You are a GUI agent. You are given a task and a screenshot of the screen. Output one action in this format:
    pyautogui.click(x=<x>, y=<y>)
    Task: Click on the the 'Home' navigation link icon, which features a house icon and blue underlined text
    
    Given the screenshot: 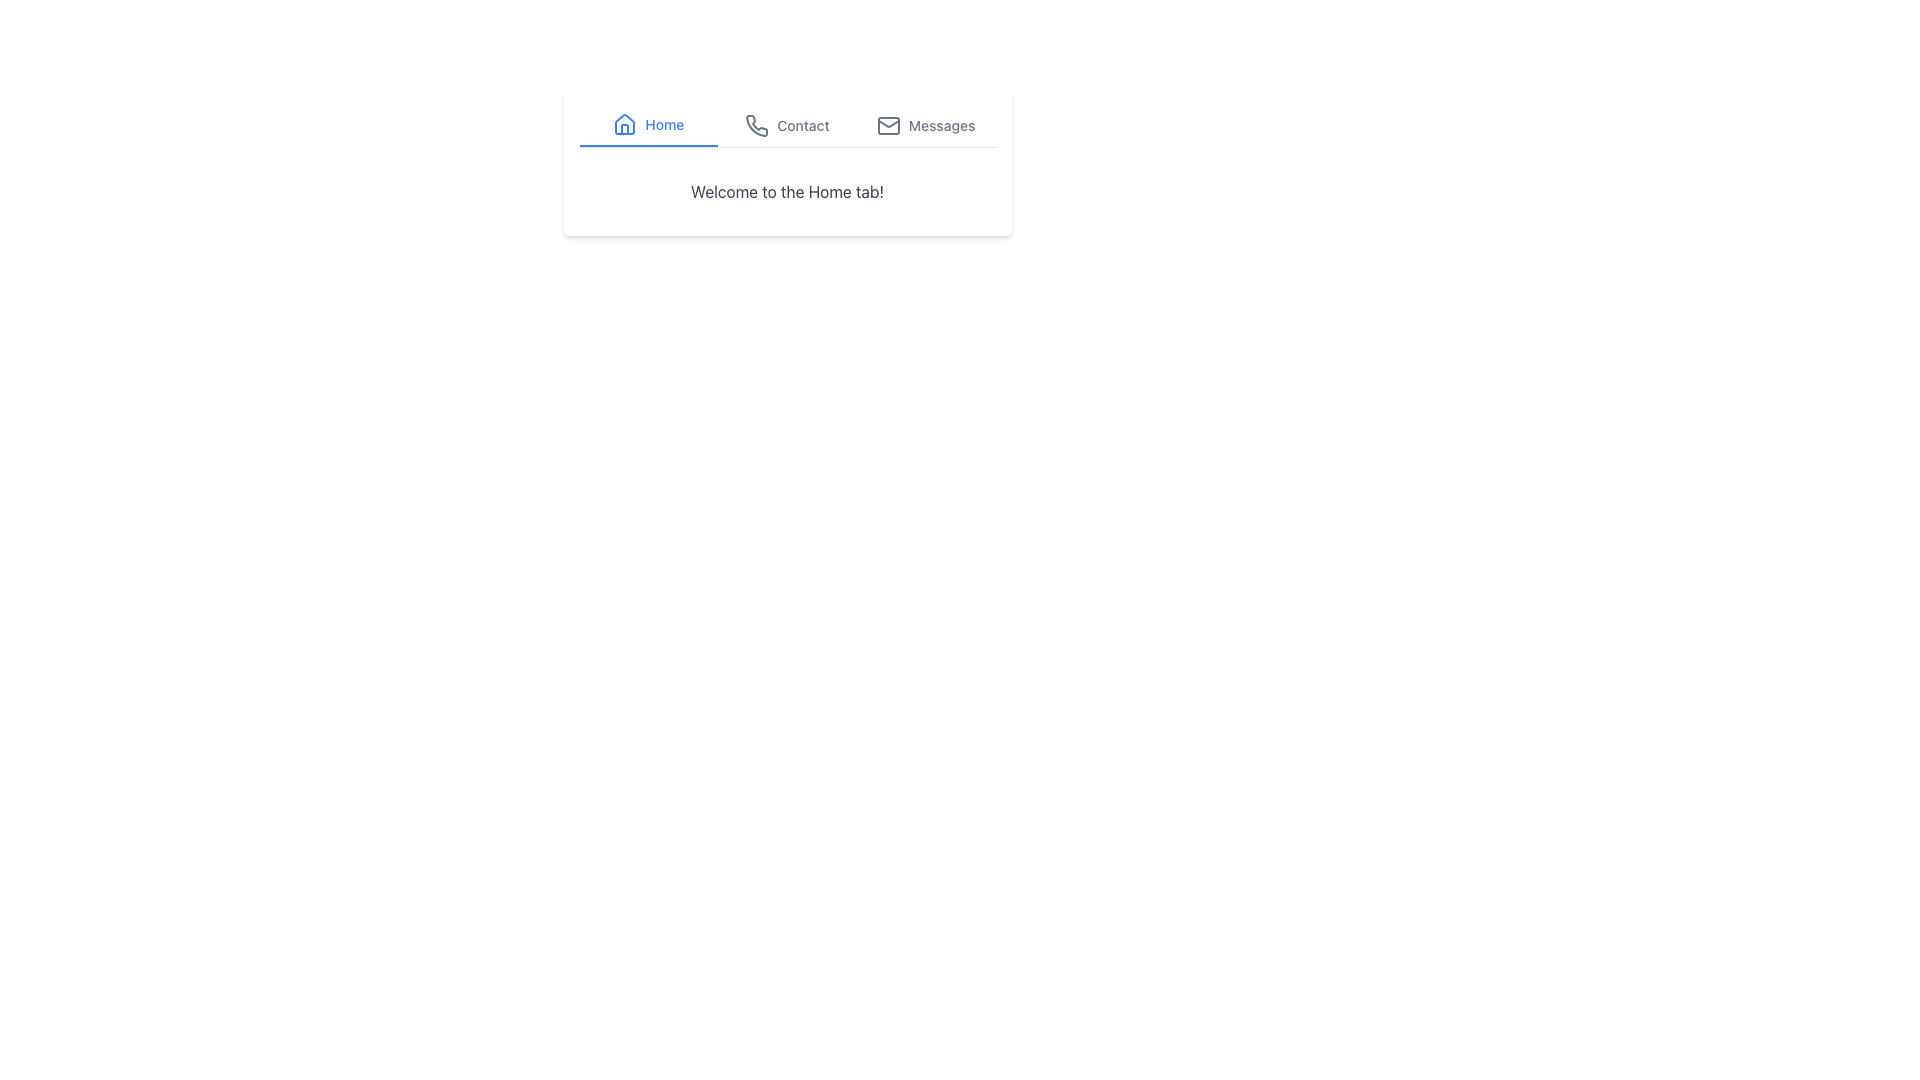 What is the action you would take?
    pyautogui.click(x=648, y=124)
    